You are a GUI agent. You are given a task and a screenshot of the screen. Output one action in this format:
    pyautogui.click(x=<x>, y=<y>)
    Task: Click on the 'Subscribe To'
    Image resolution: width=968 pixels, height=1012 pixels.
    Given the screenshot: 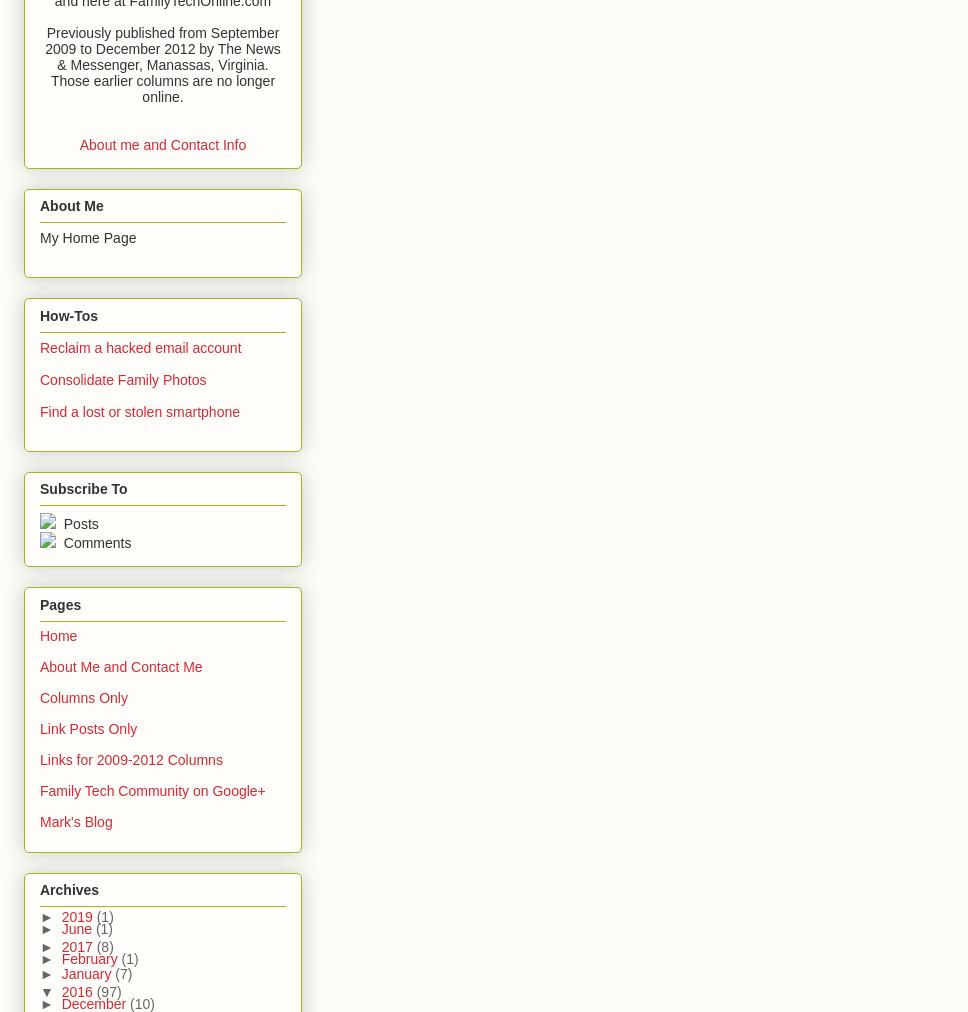 What is the action you would take?
    pyautogui.click(x=83, y=488)
    